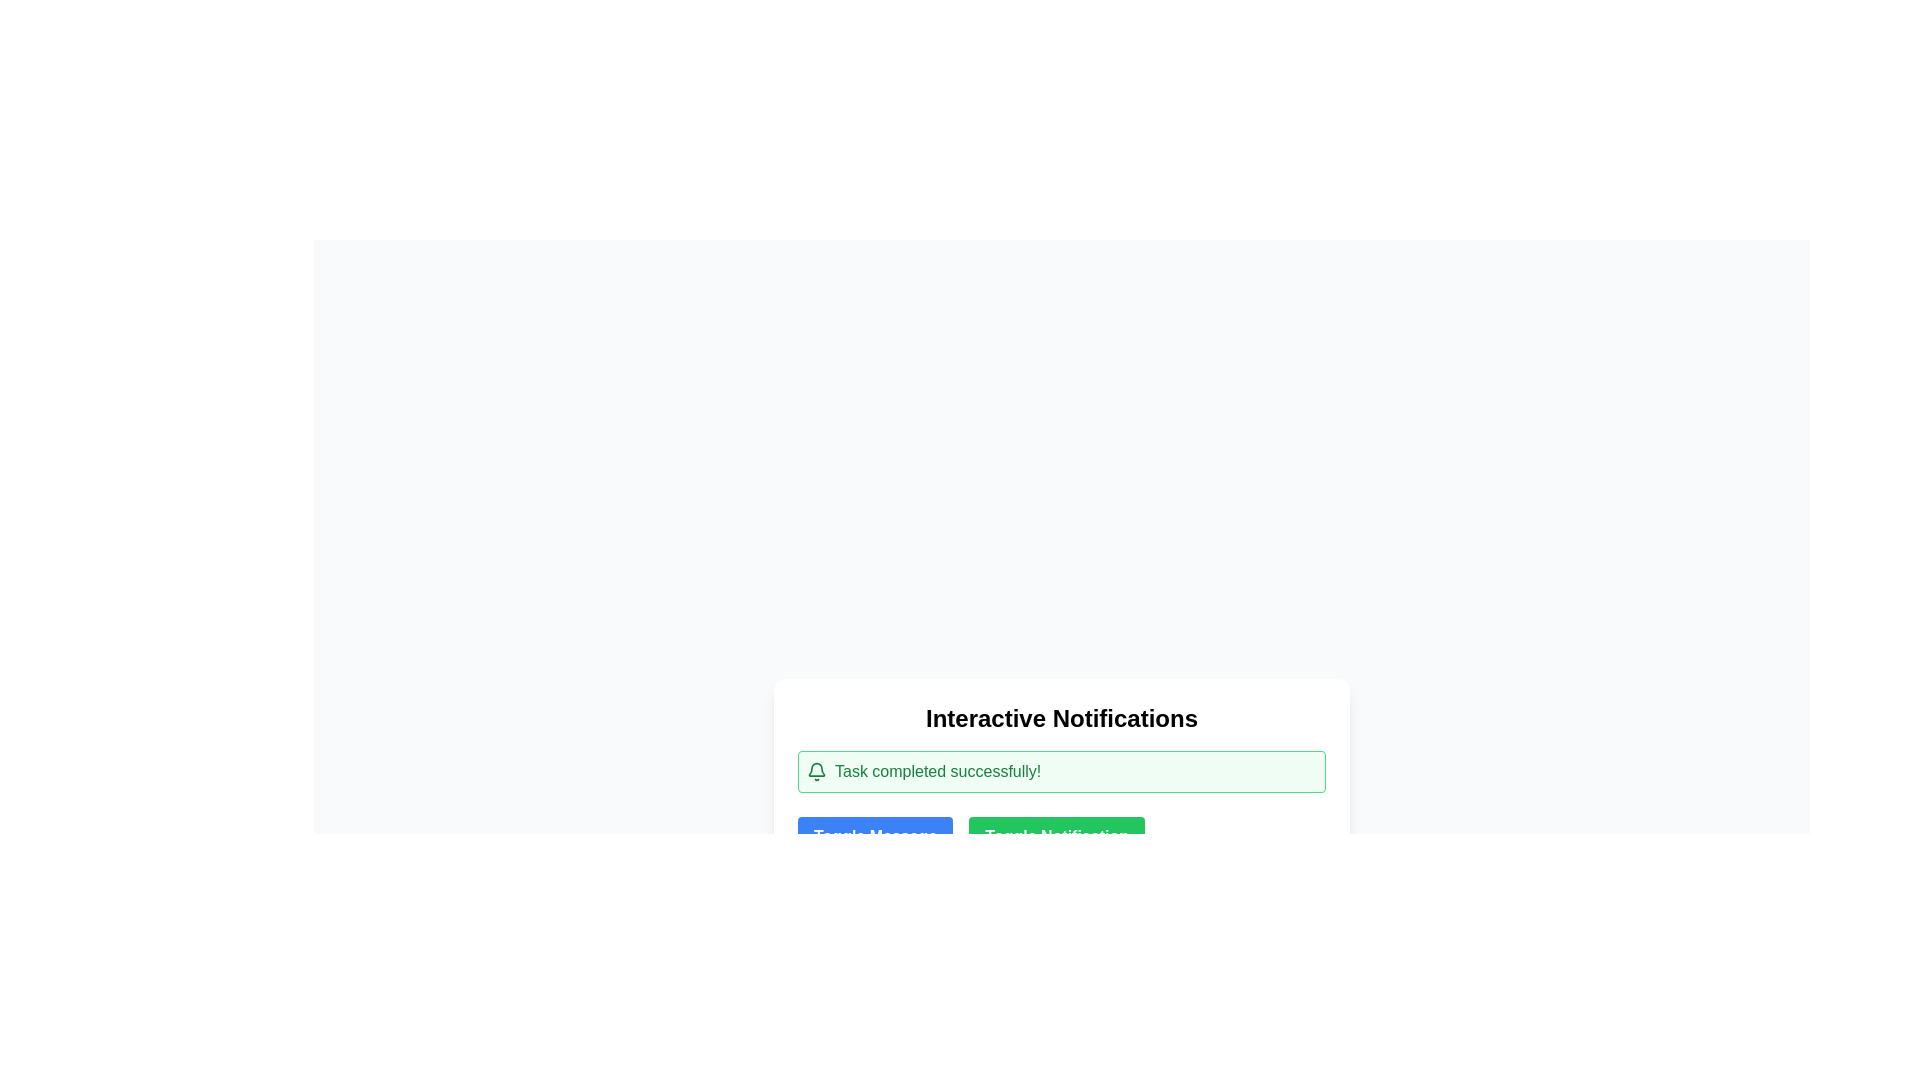 This screenshot has width=1920, height=1080. Describe the element at coordinates (816, 770) in the screenshot. I see `the bell icon` at that location.